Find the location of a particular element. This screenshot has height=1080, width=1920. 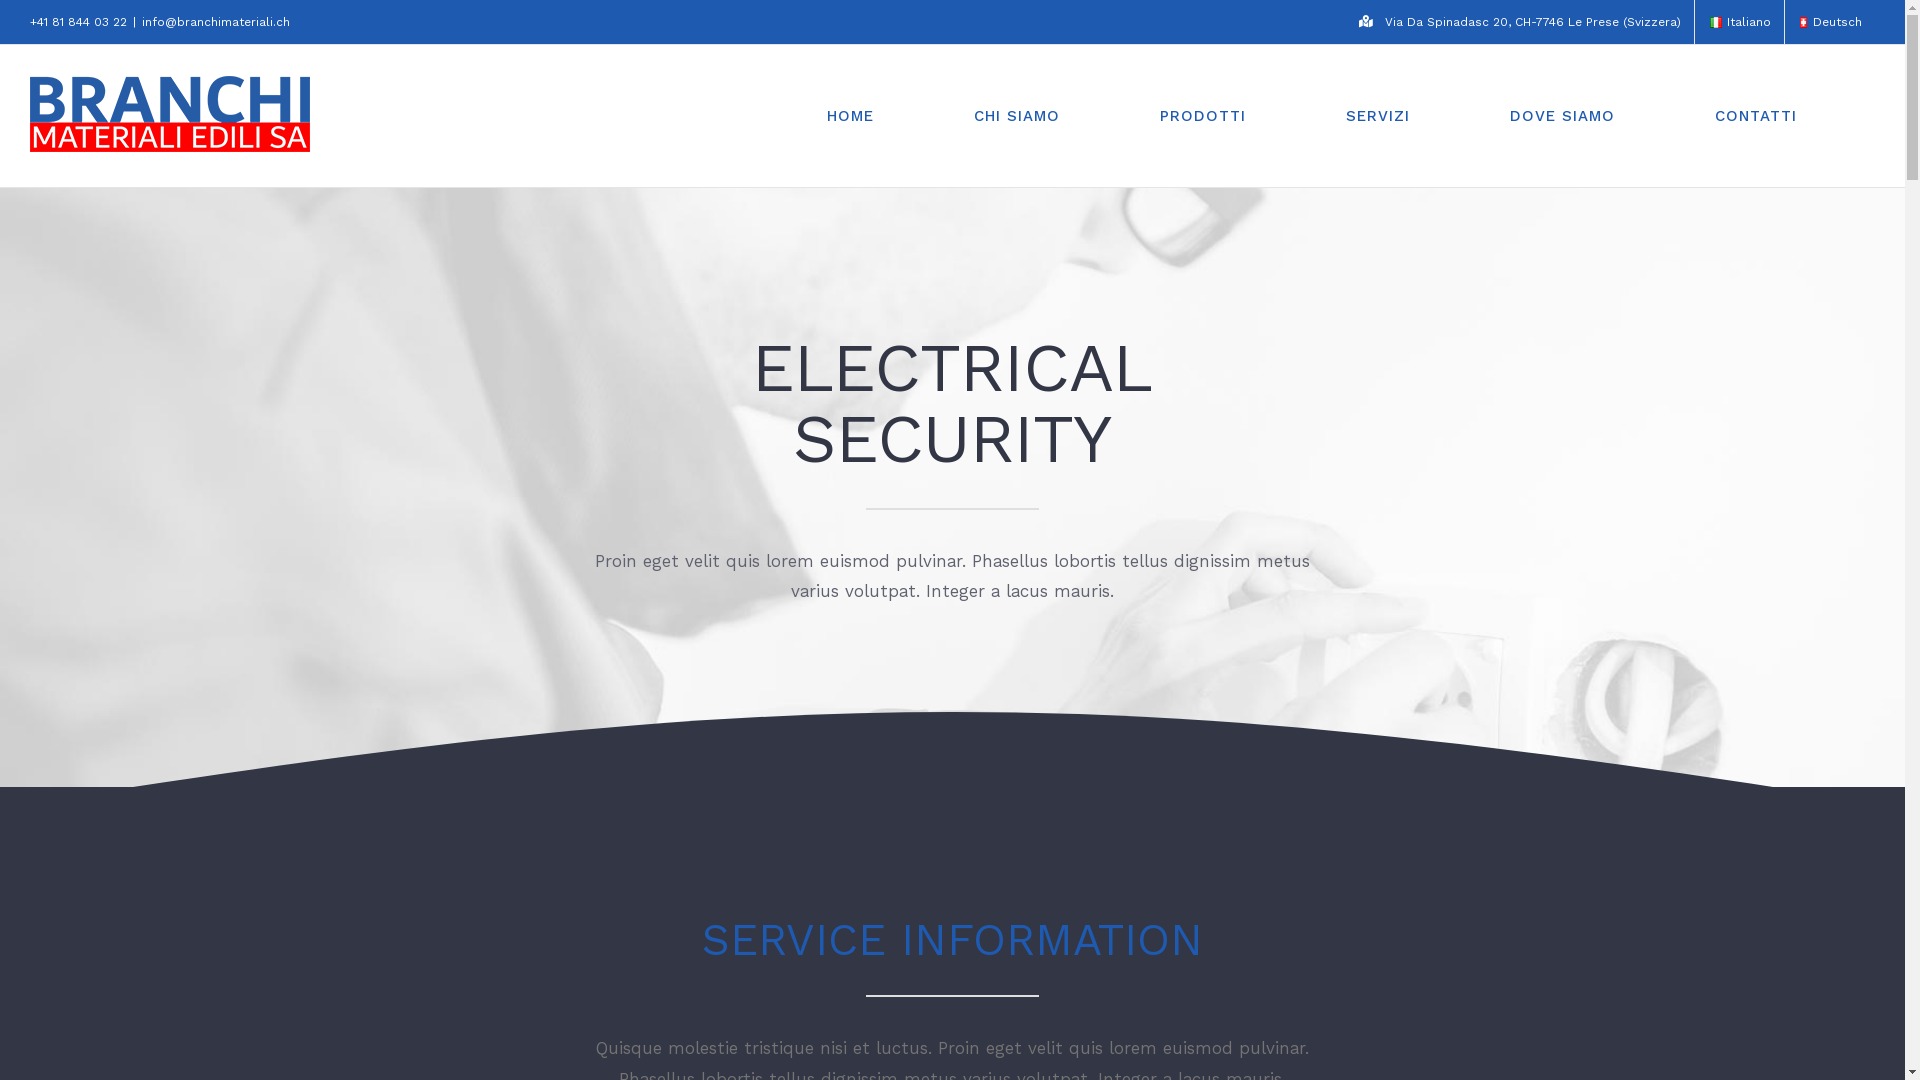

'CHI SIAMO' is located at coordinates (1017, 115).